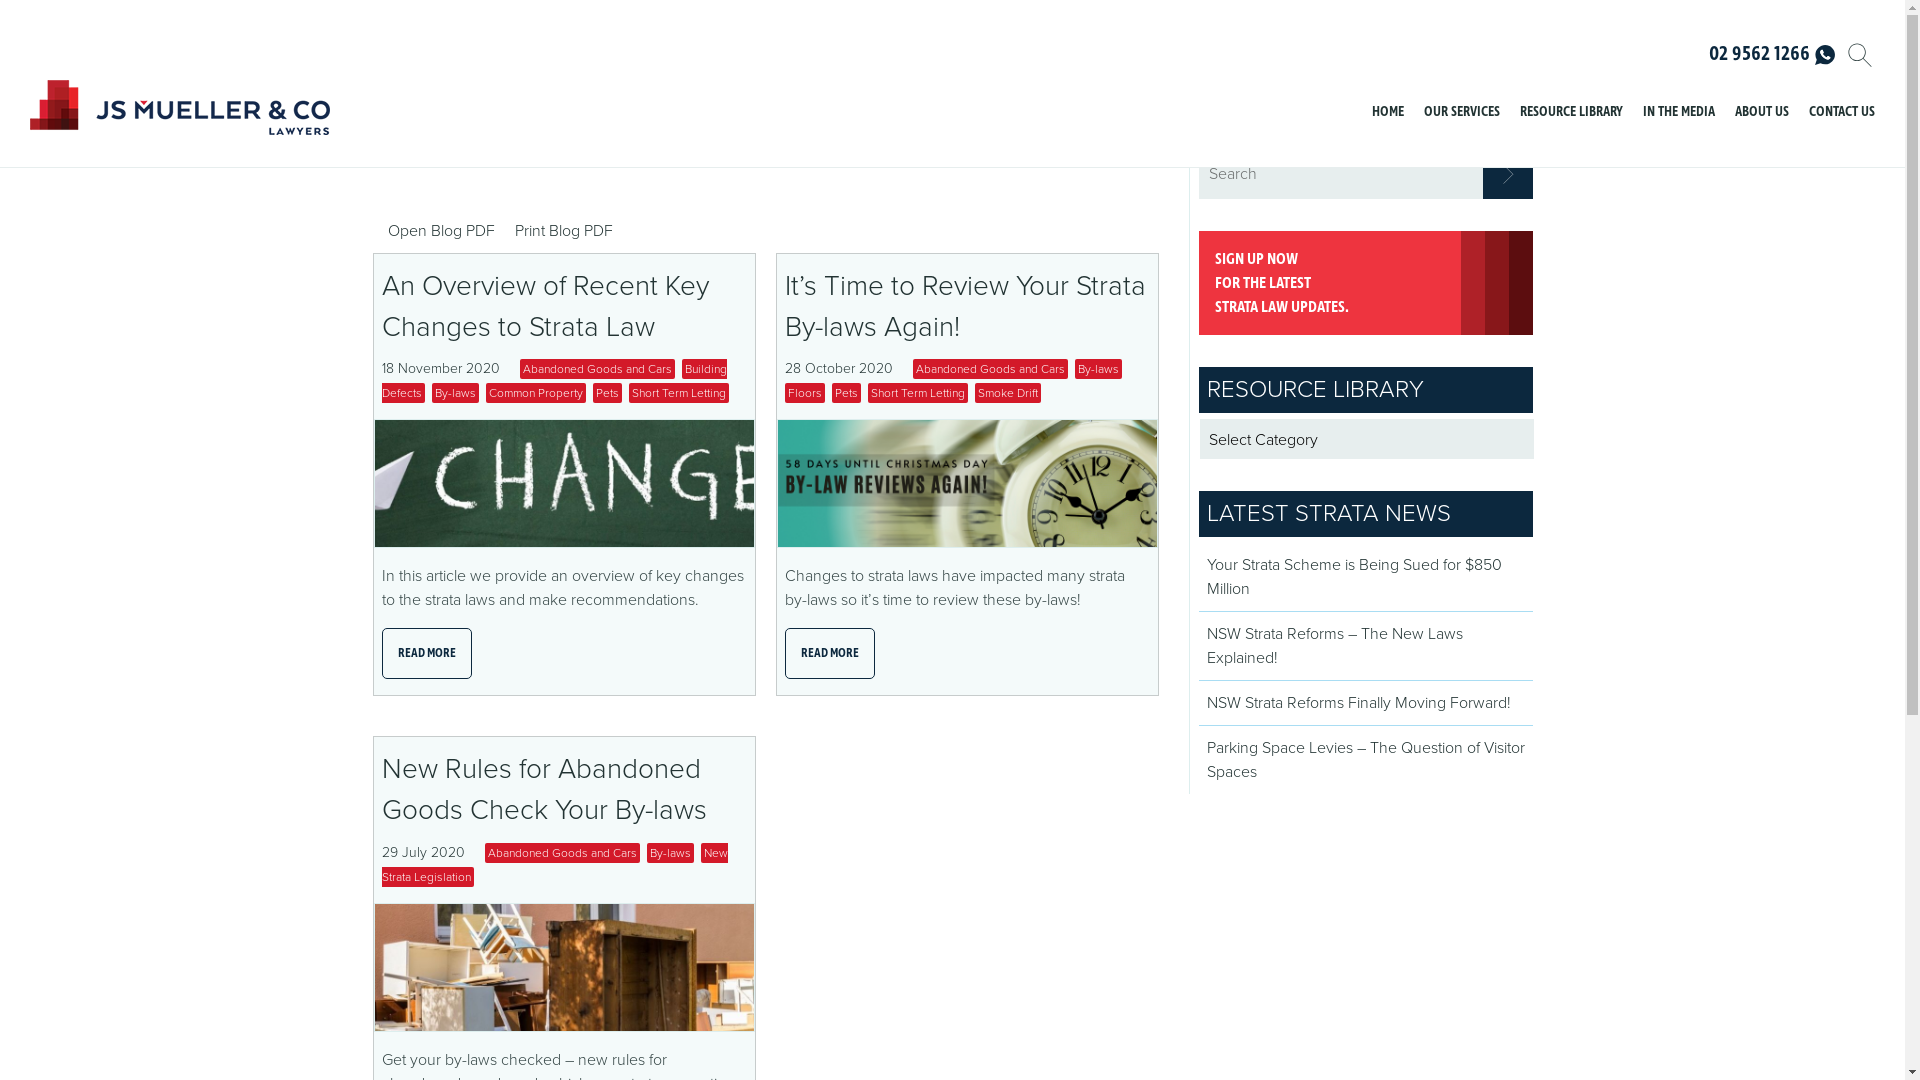 Image resolution: width=1920 pixels, height=1080 pixels. What do you see at coordinates (560, 852) in the screenshot?
I see `'Abandoned Goods and Cars'` at bounding box center [560, 852].